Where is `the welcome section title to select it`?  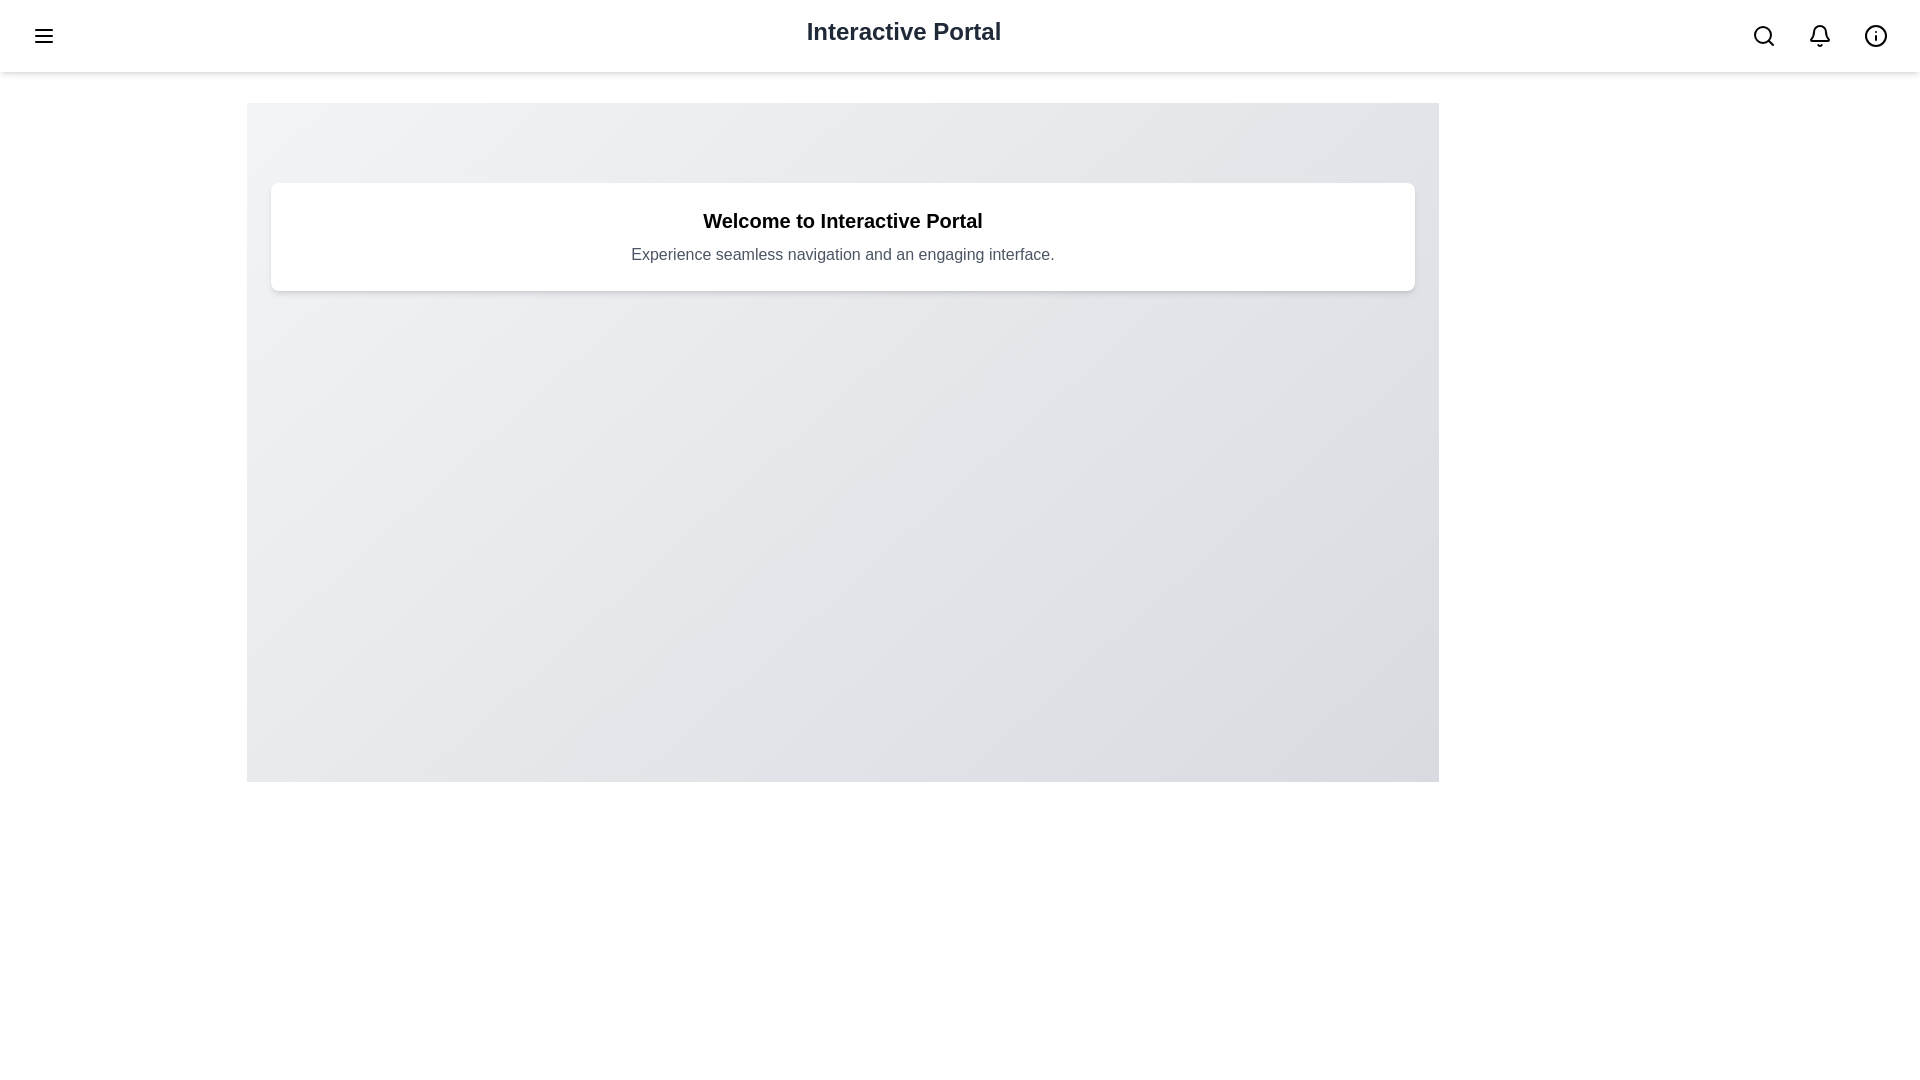 the welcome section title to select it is located at coordinates (843, 220).